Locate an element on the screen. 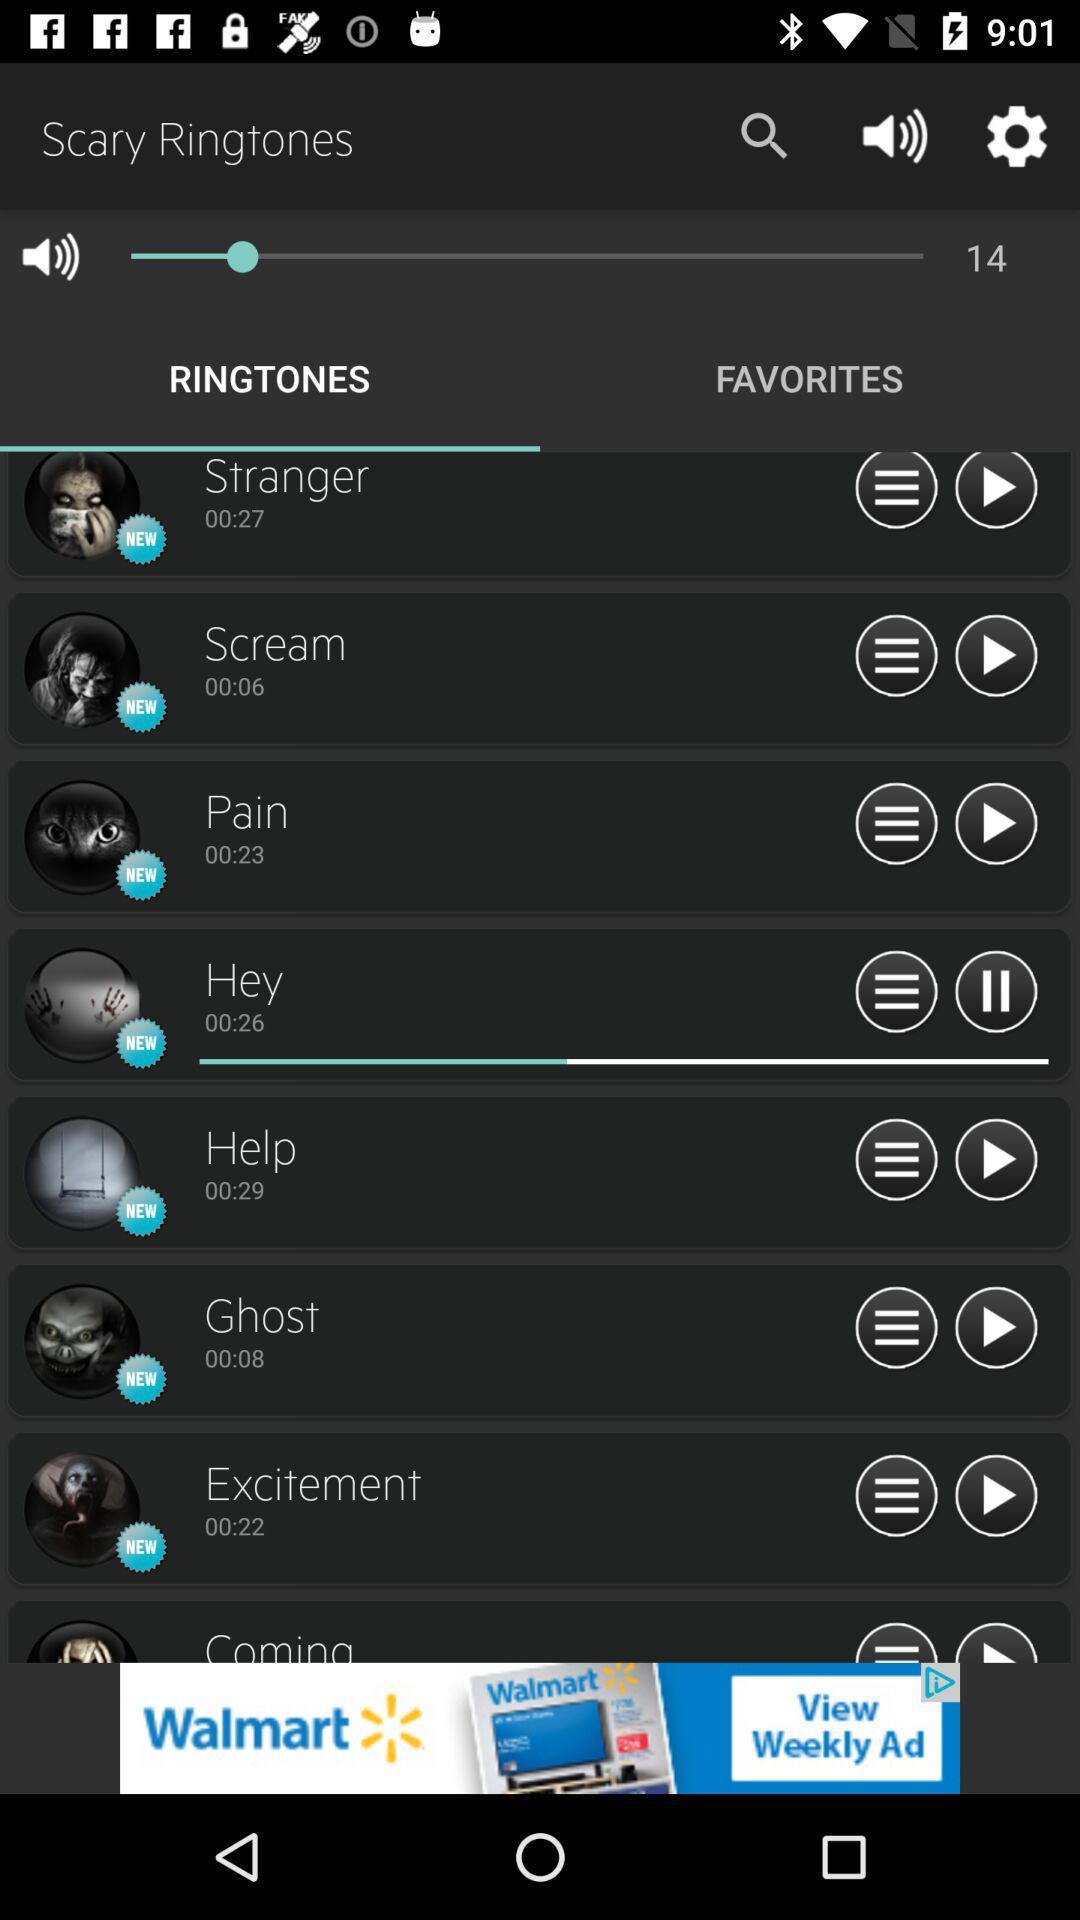 The width and height of the screenshot is (1080, 1920). play button is located at coordinates (995, 1497).